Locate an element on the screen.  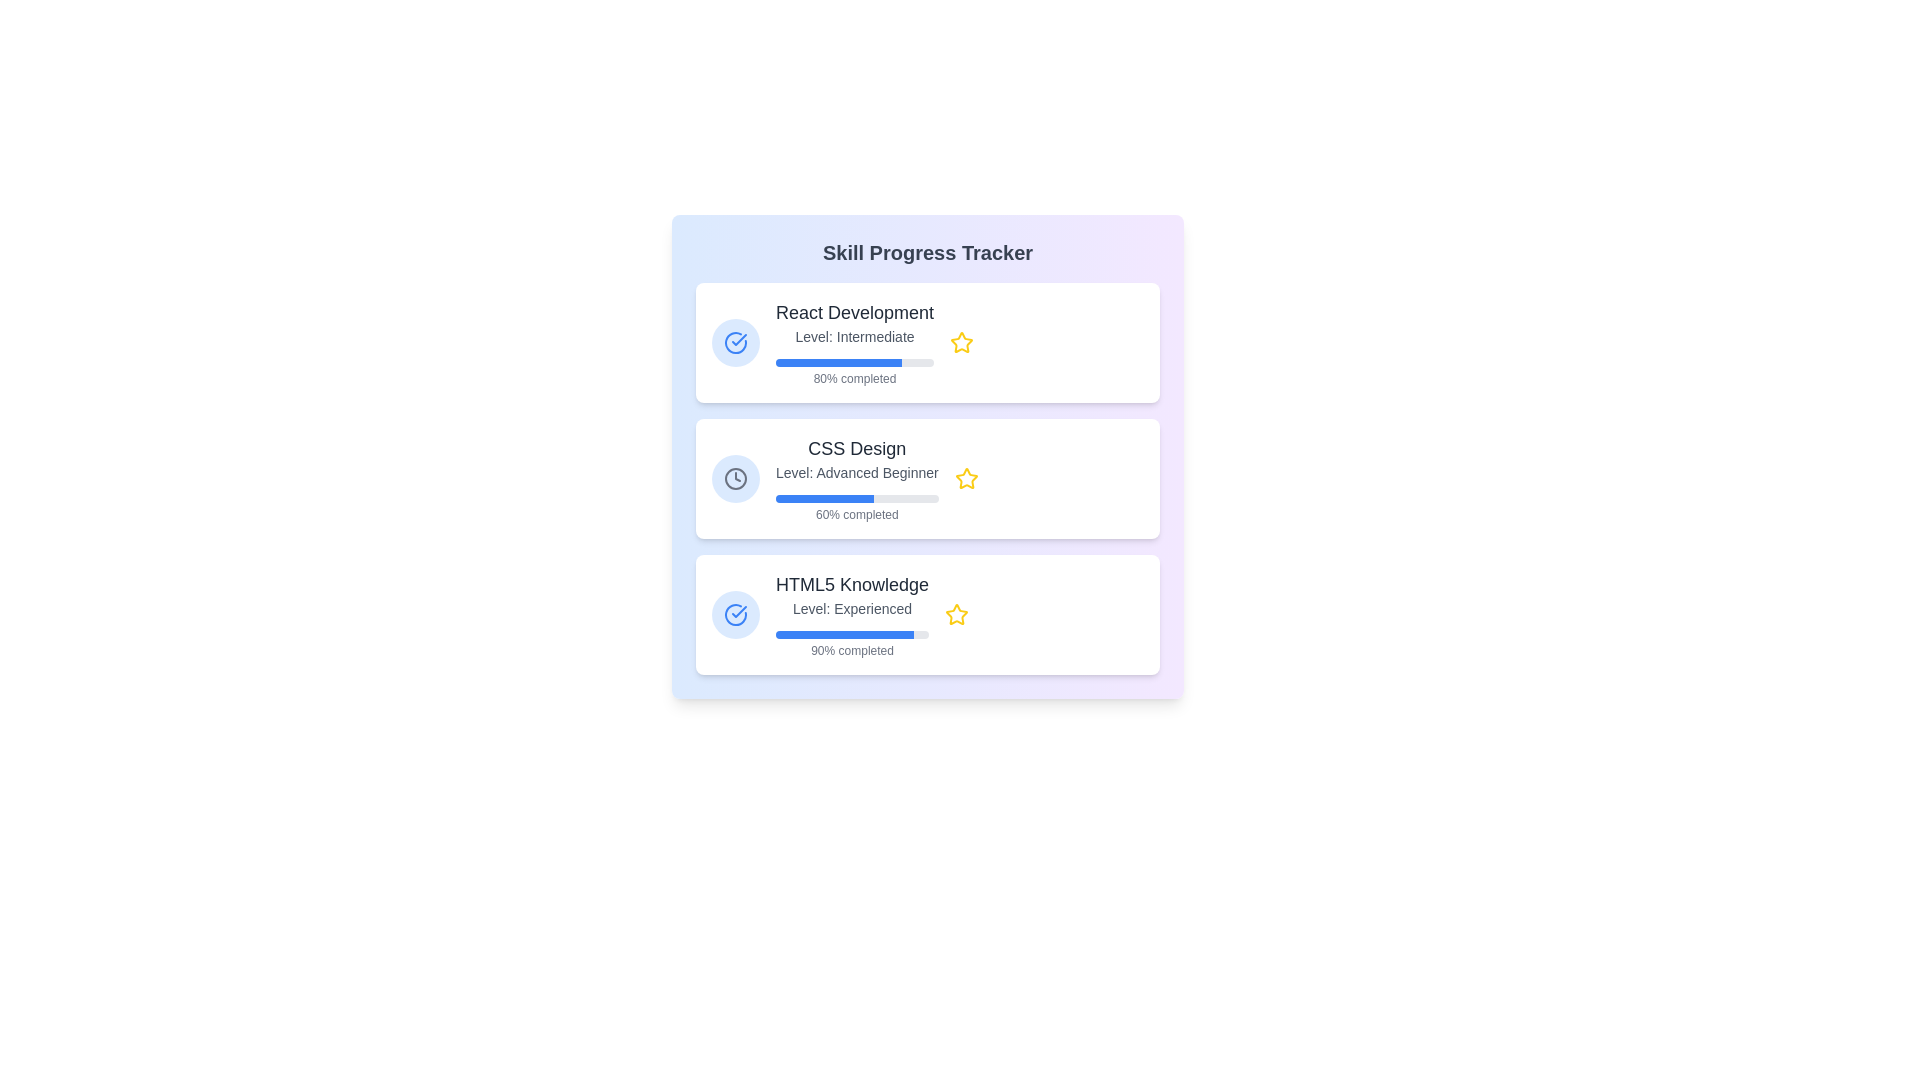
the 'Skill Progress Tracker' title label to potentially see additional information is located at coordinates (926, 252).